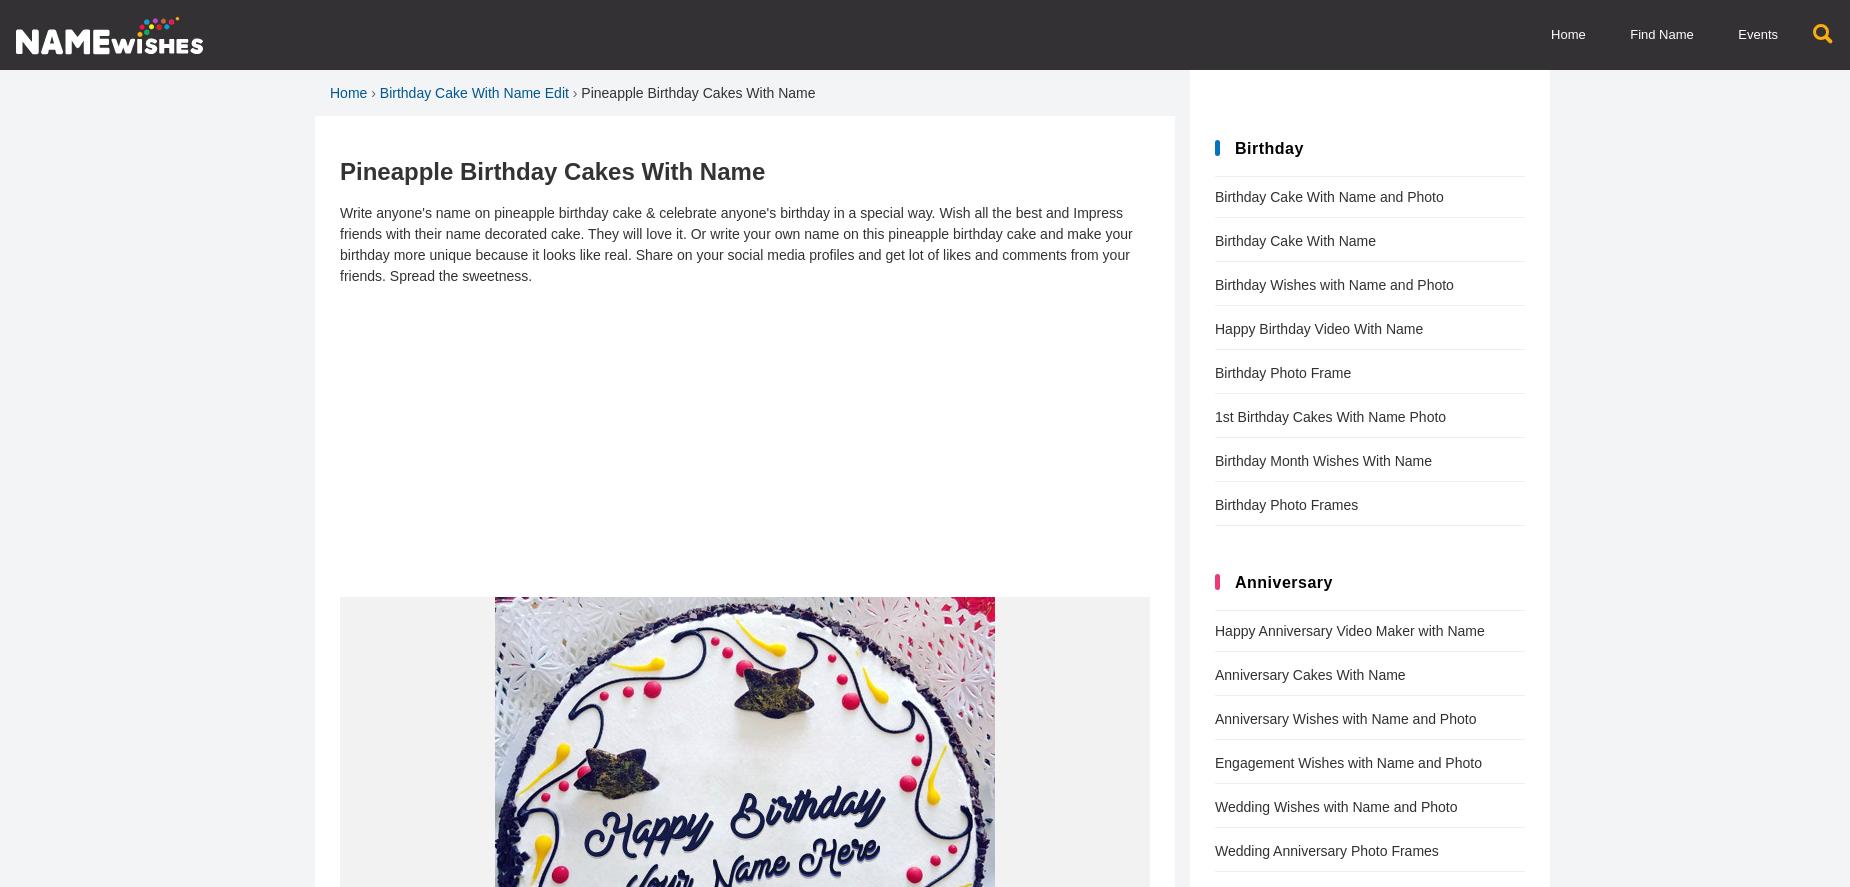  Describe the element at coordinates (1346, 761) in the screenshot. I see `'Engagement Wishes with Name and Photo'` at that location.